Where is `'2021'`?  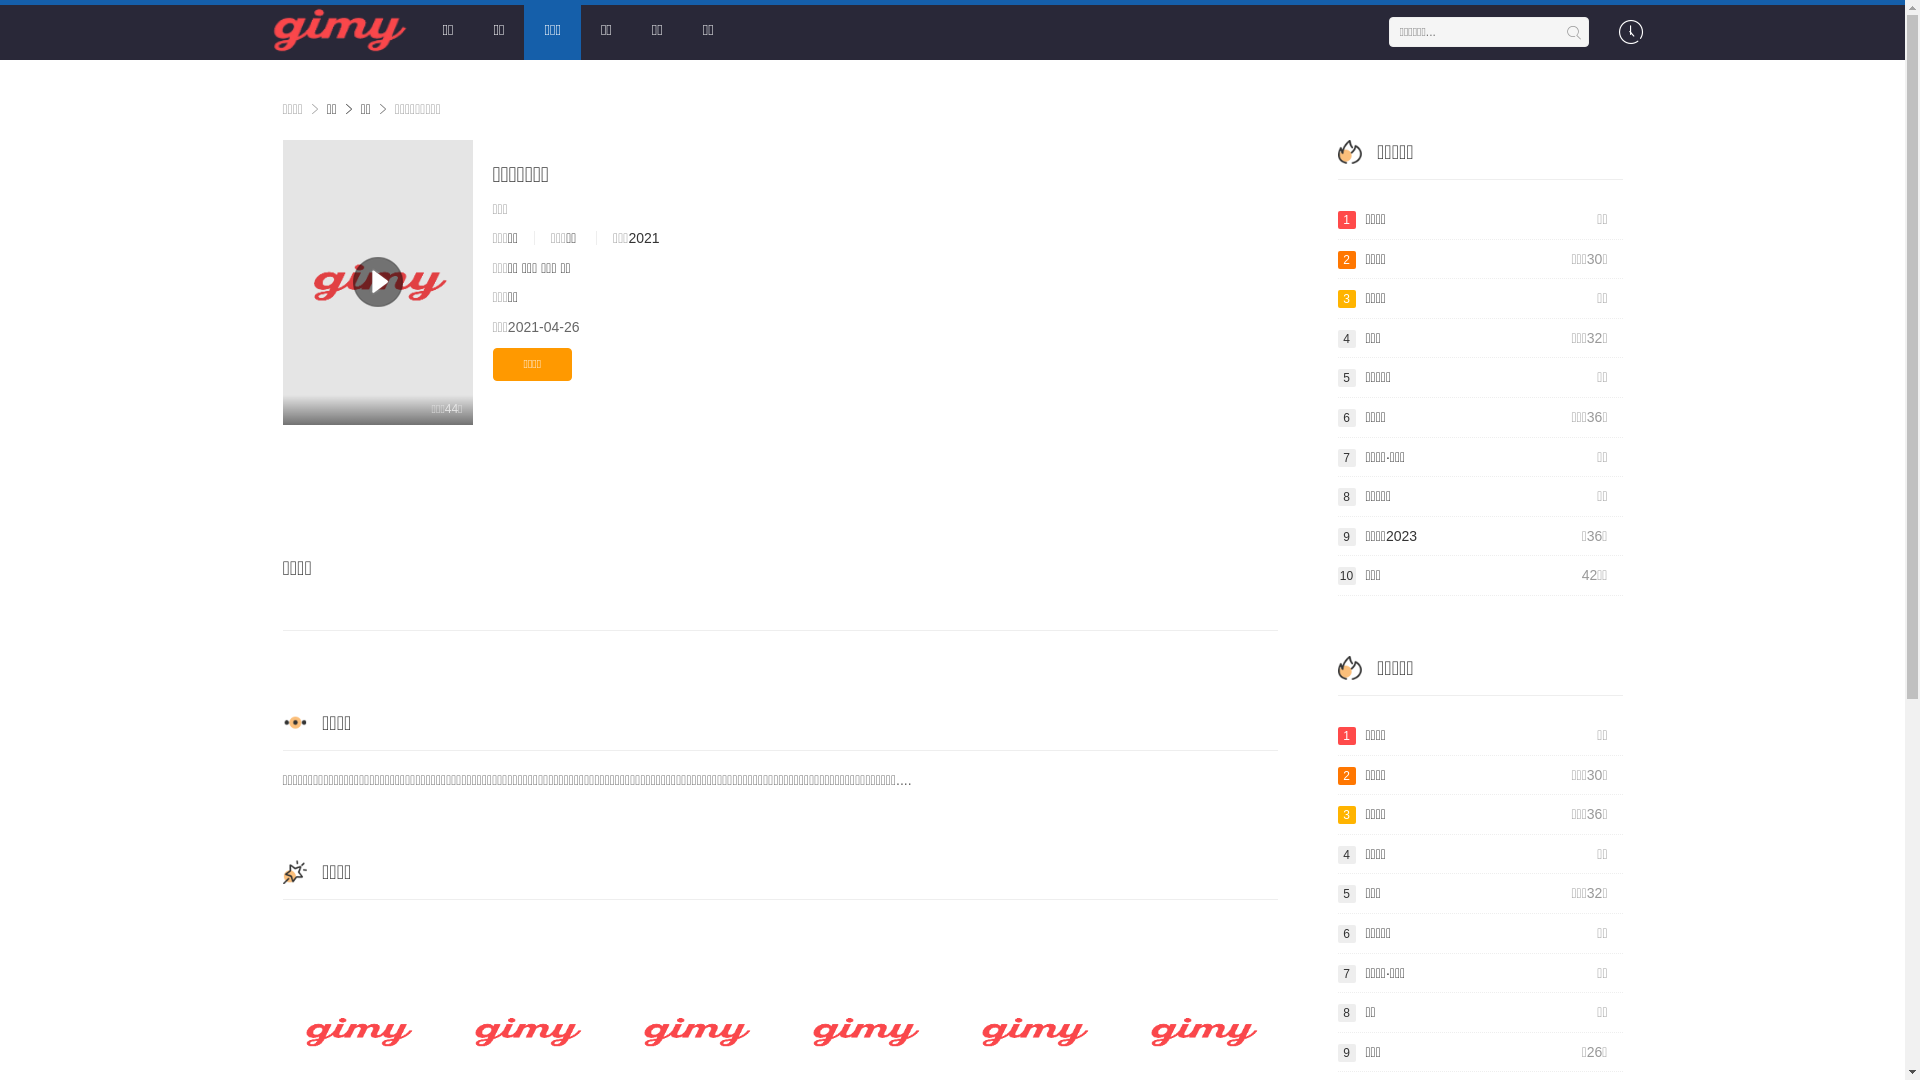
'2021' is located at coordinates (643, 237).